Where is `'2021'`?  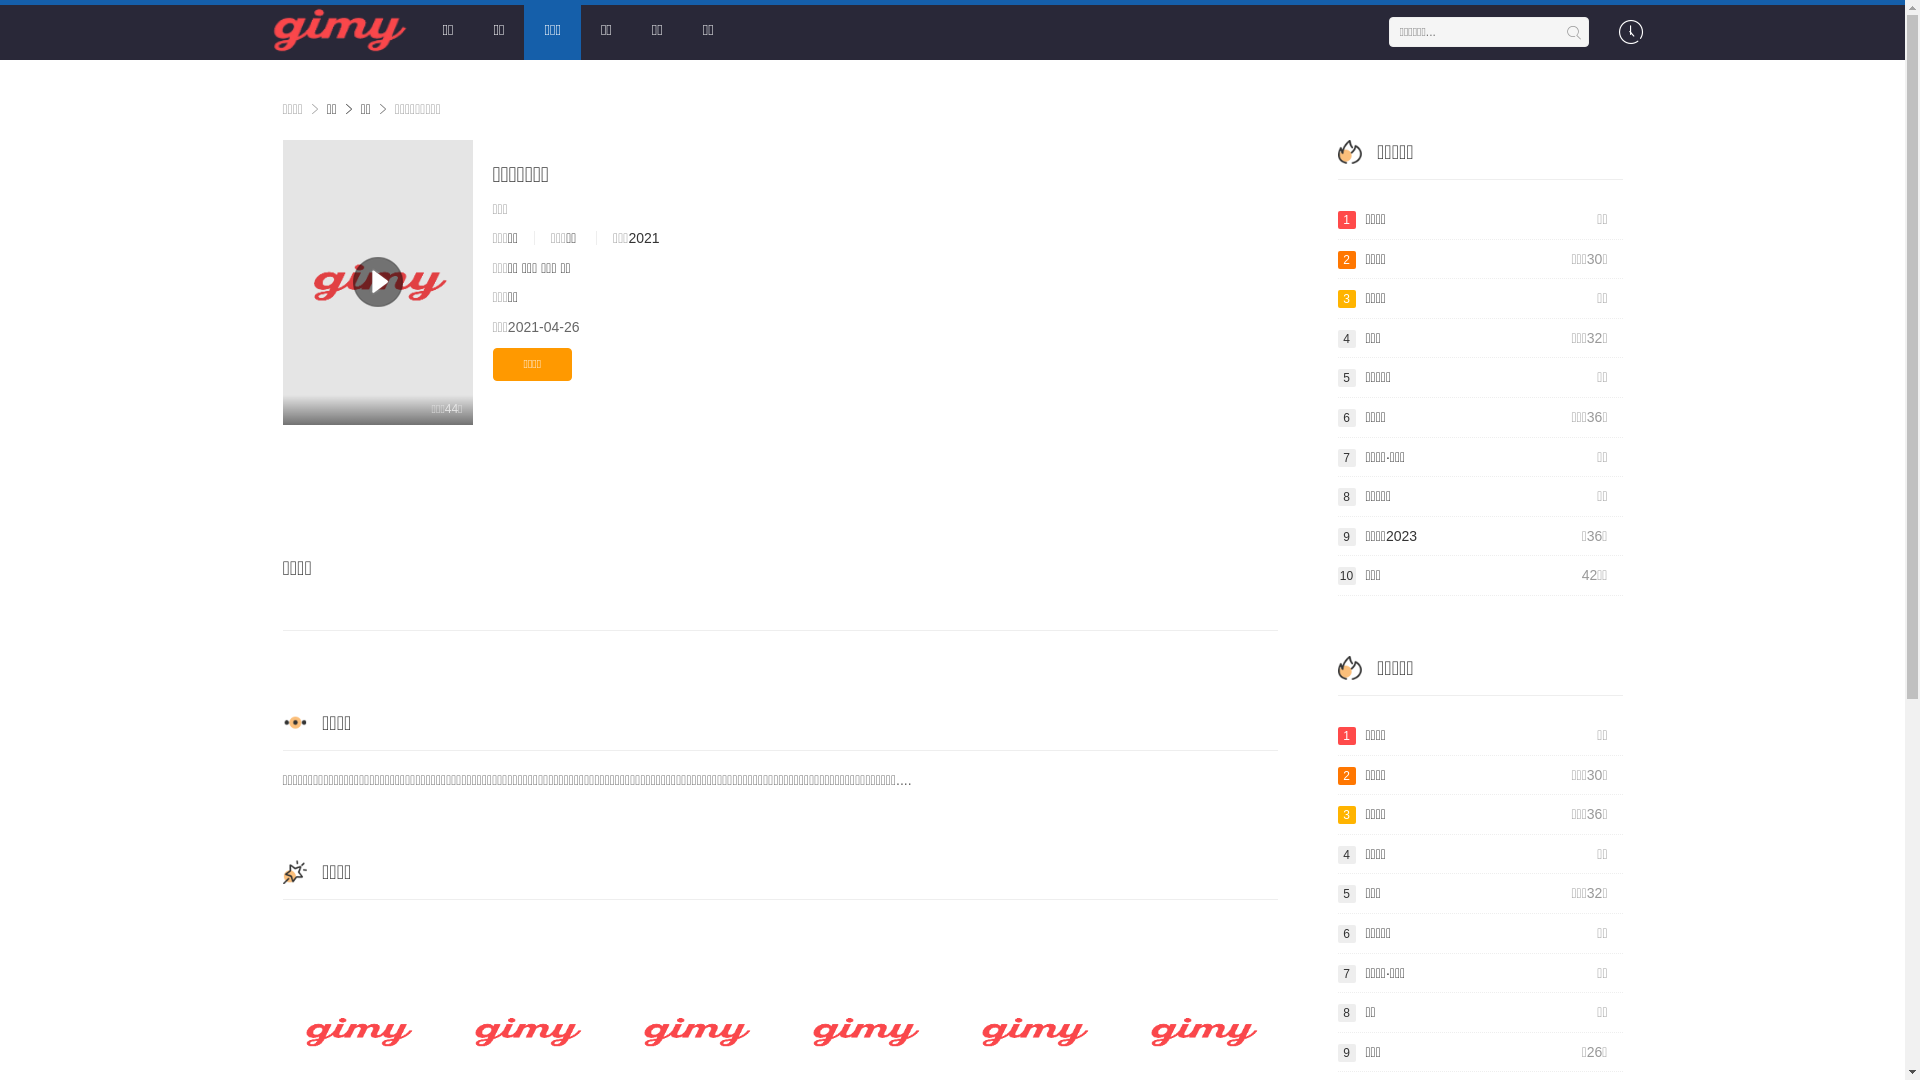
'2021' is located at coordinates (643, 237).